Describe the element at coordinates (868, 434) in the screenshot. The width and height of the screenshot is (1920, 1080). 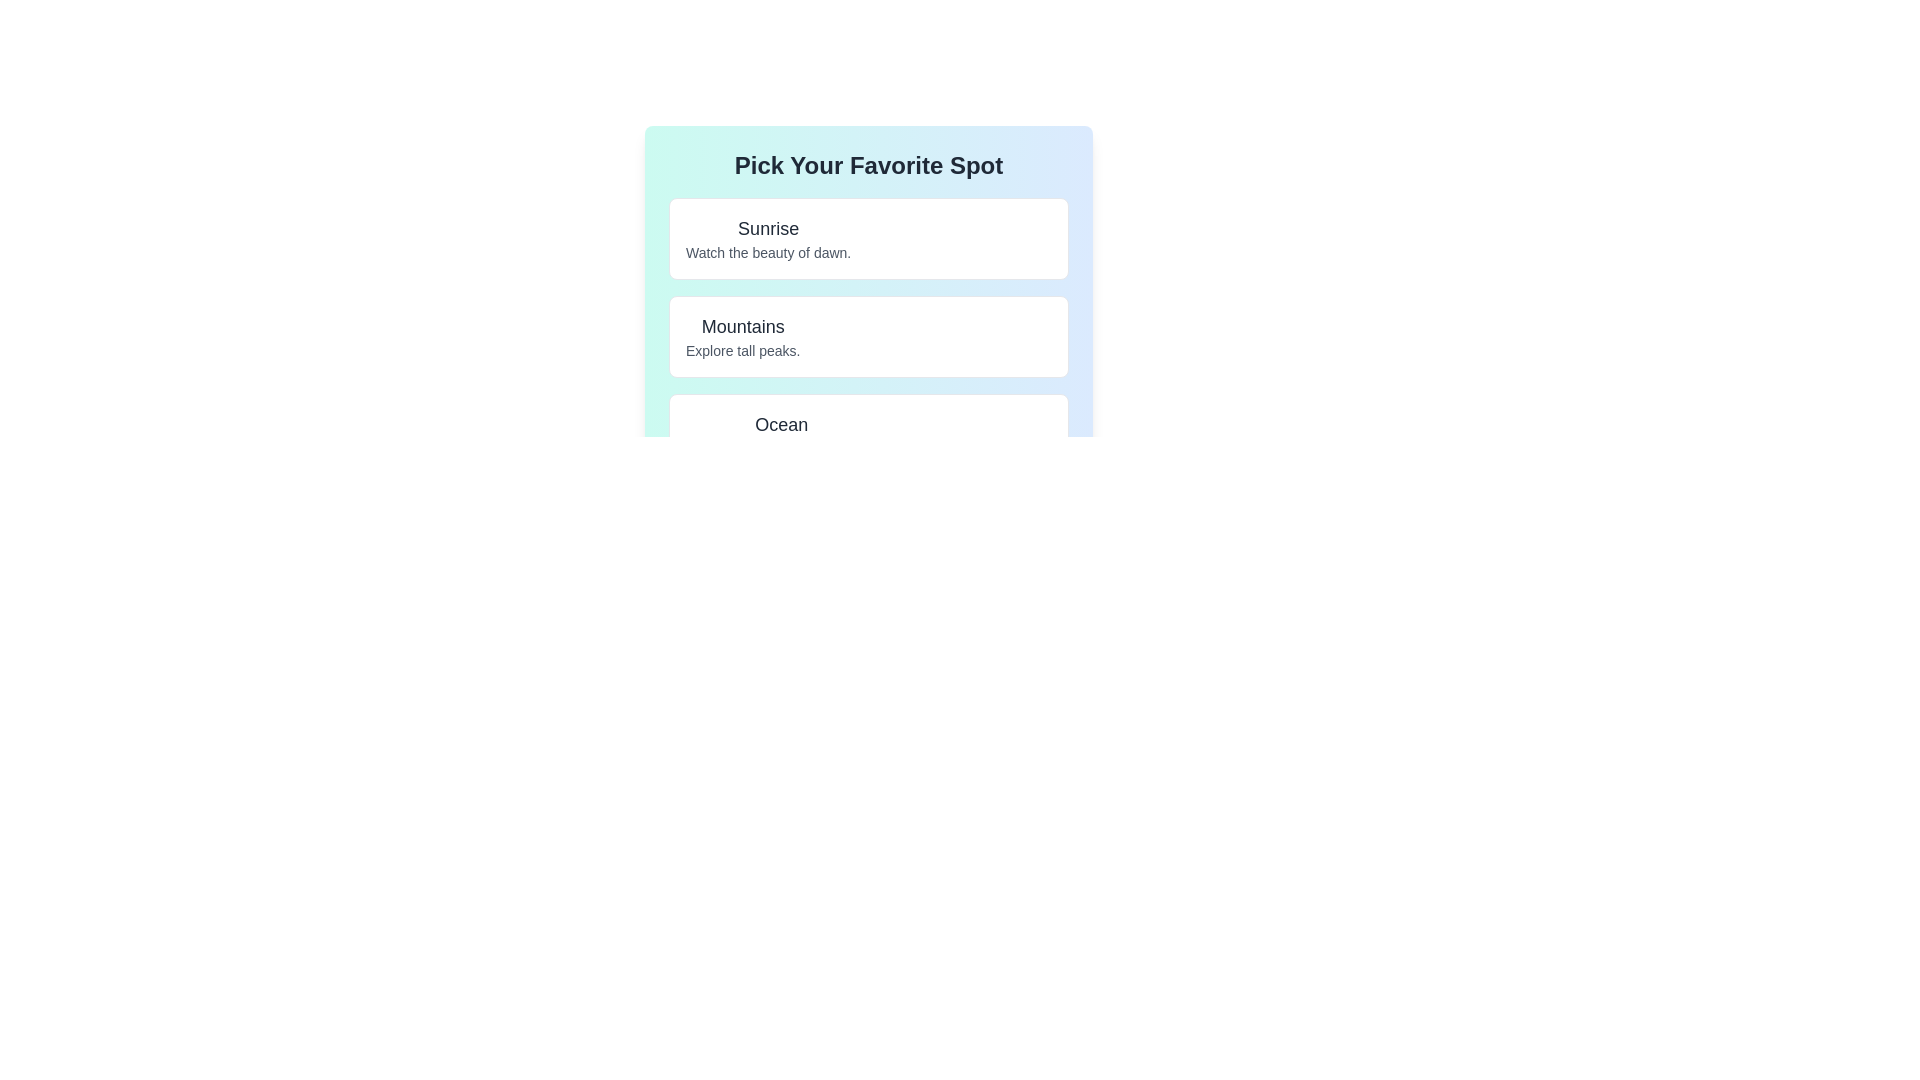
I see `the informational card related to 'Ocean', which is the third element in the vertical list titled 'Pick Your Favorite Spot'` at that location.